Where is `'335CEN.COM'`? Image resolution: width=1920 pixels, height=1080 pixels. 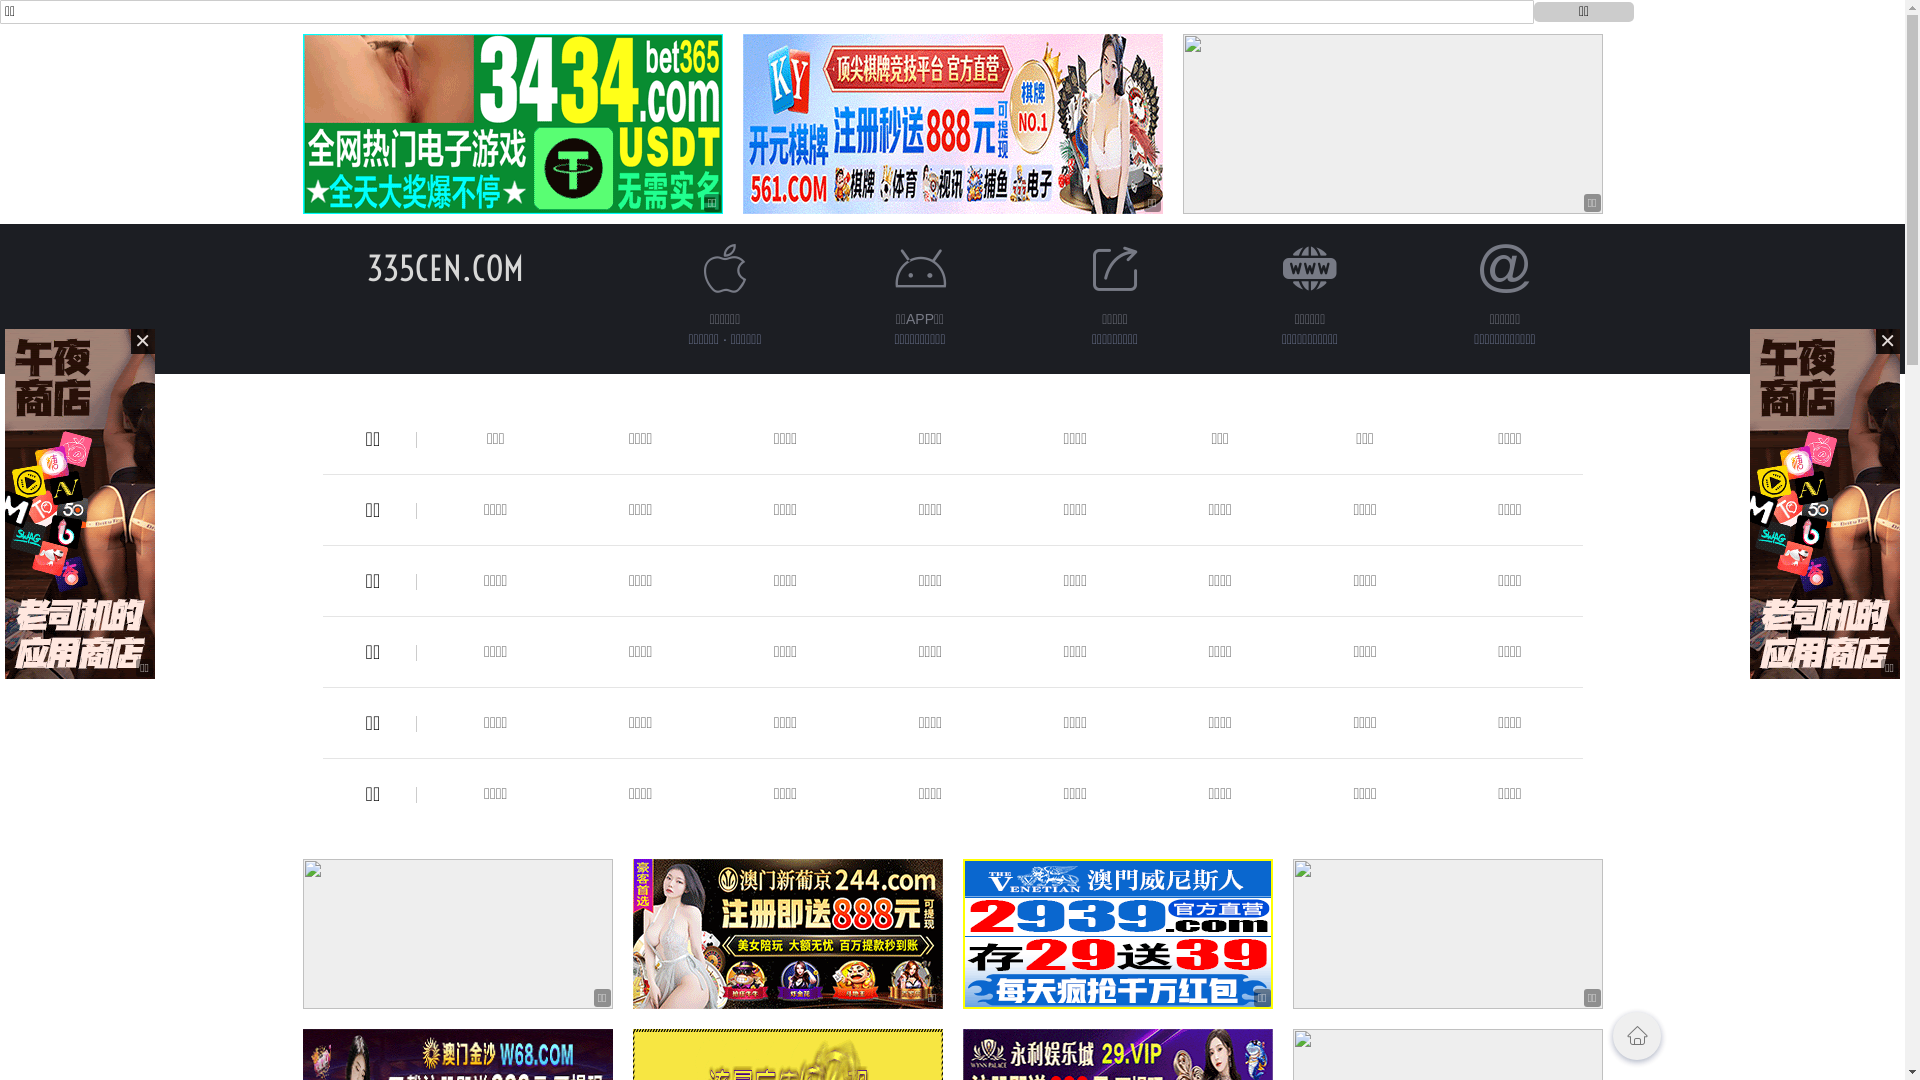 '335CEN.COM' is located at coordinates (444, 267).